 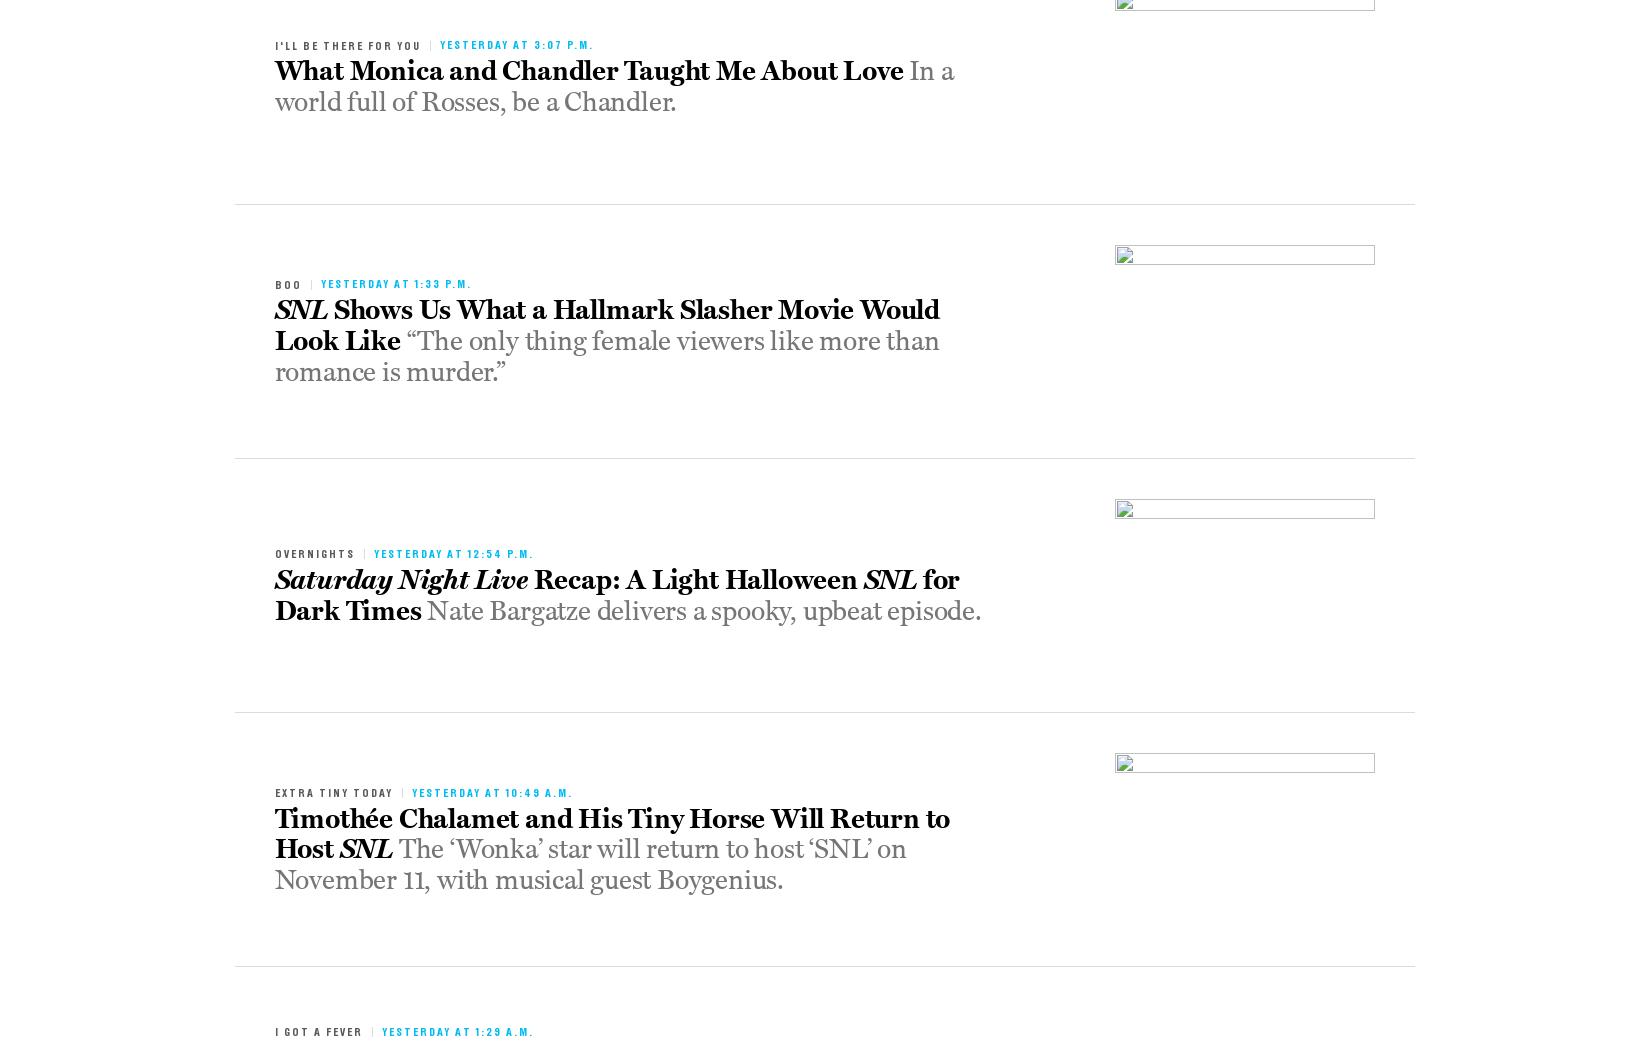 What do you see at coordinates (399, 579) in the screenshot?
I see `'Saturday Night Live'` at bounding box center [399, 579].